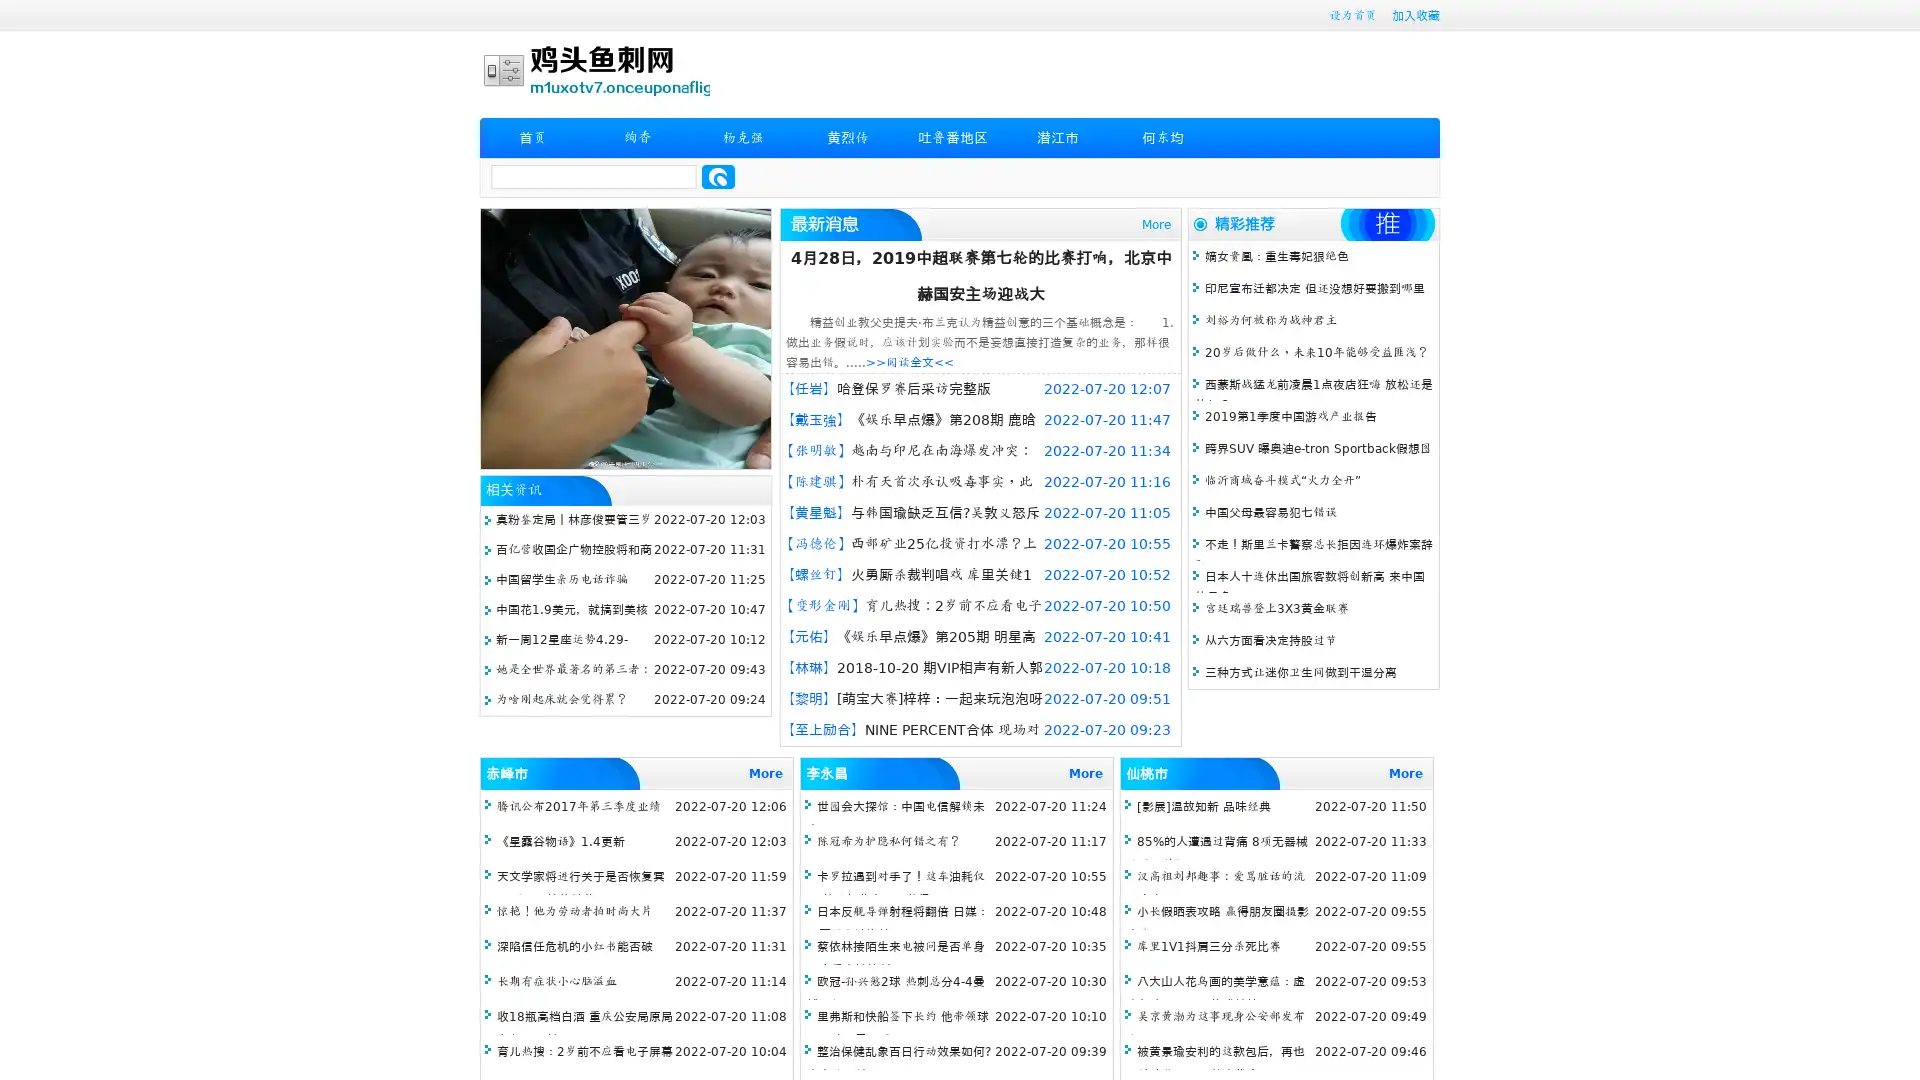 The image size is (1920, 1080). What do you see at coordinates (718, 176) in the screenshot?
I see `Search` at bounding box center [718, 176].